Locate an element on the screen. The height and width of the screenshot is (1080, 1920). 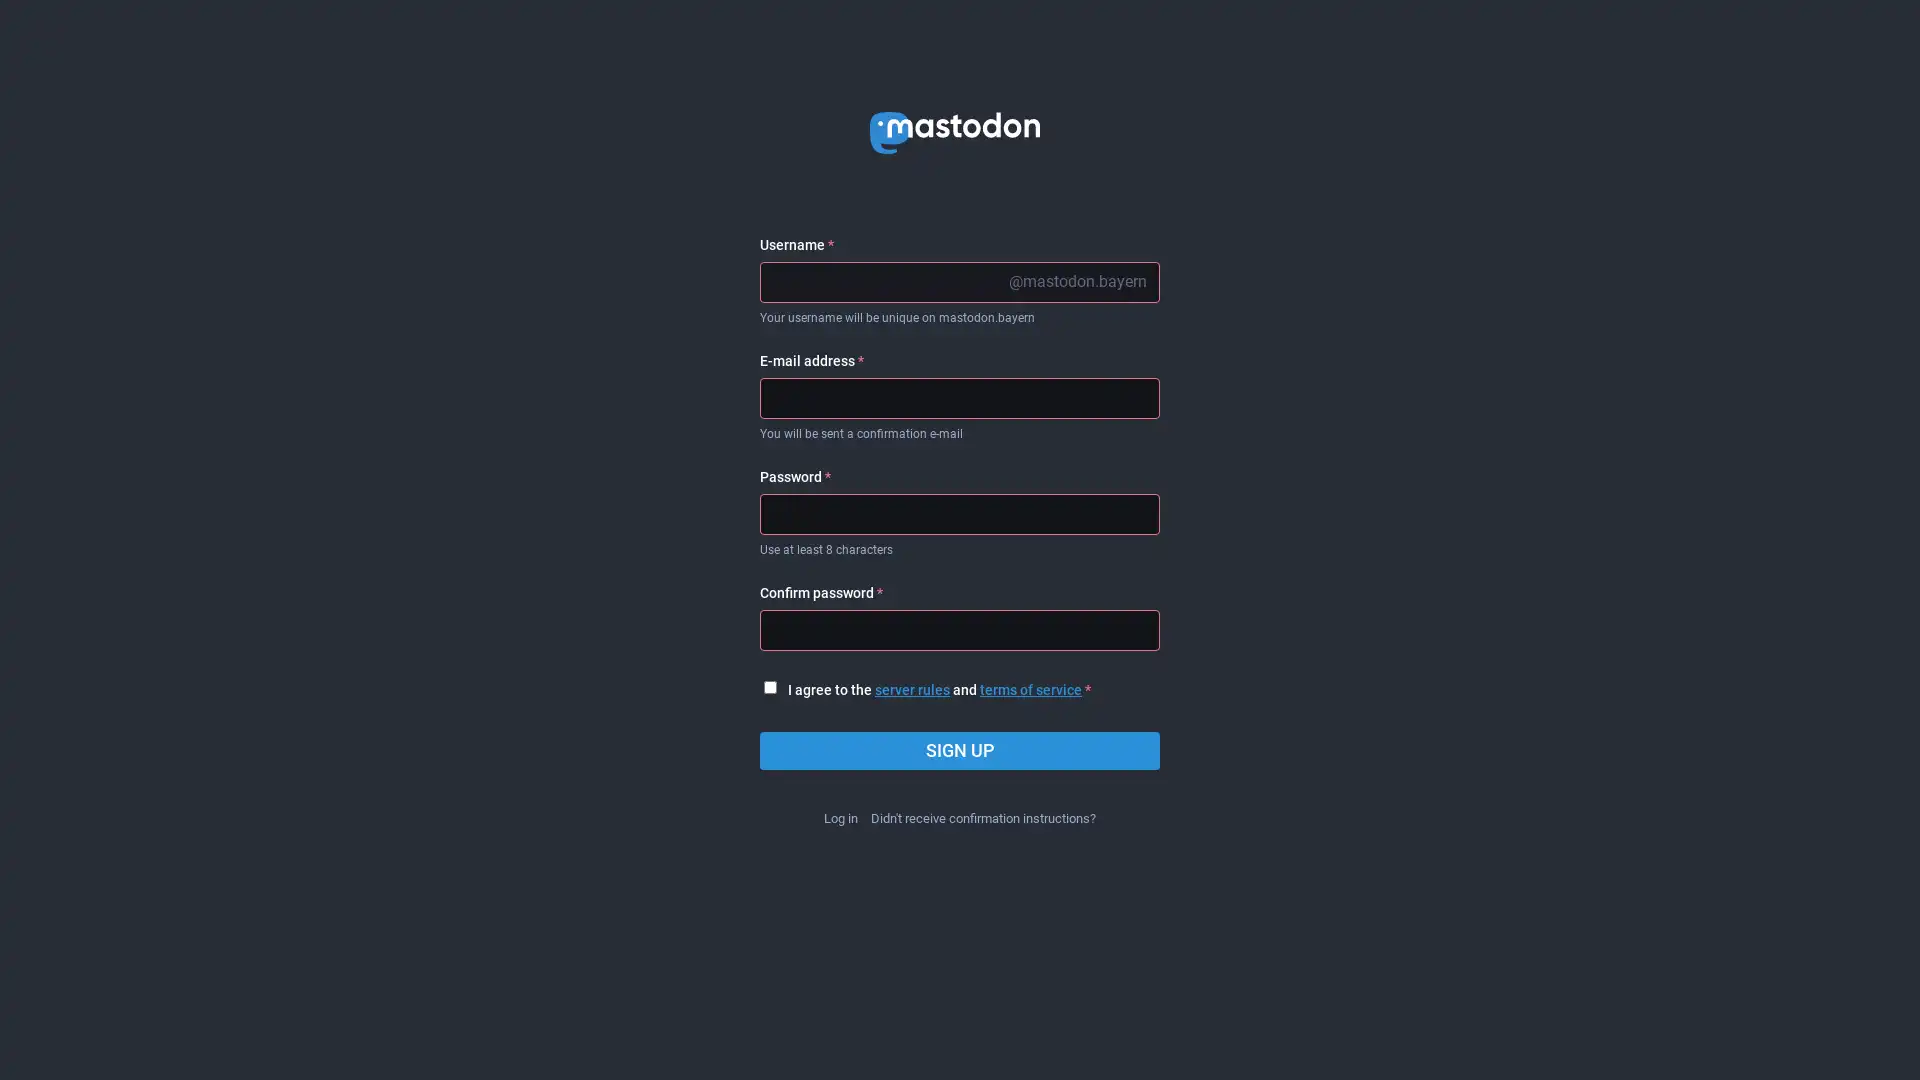
SIGN UP is located at coordinates (960, 751).